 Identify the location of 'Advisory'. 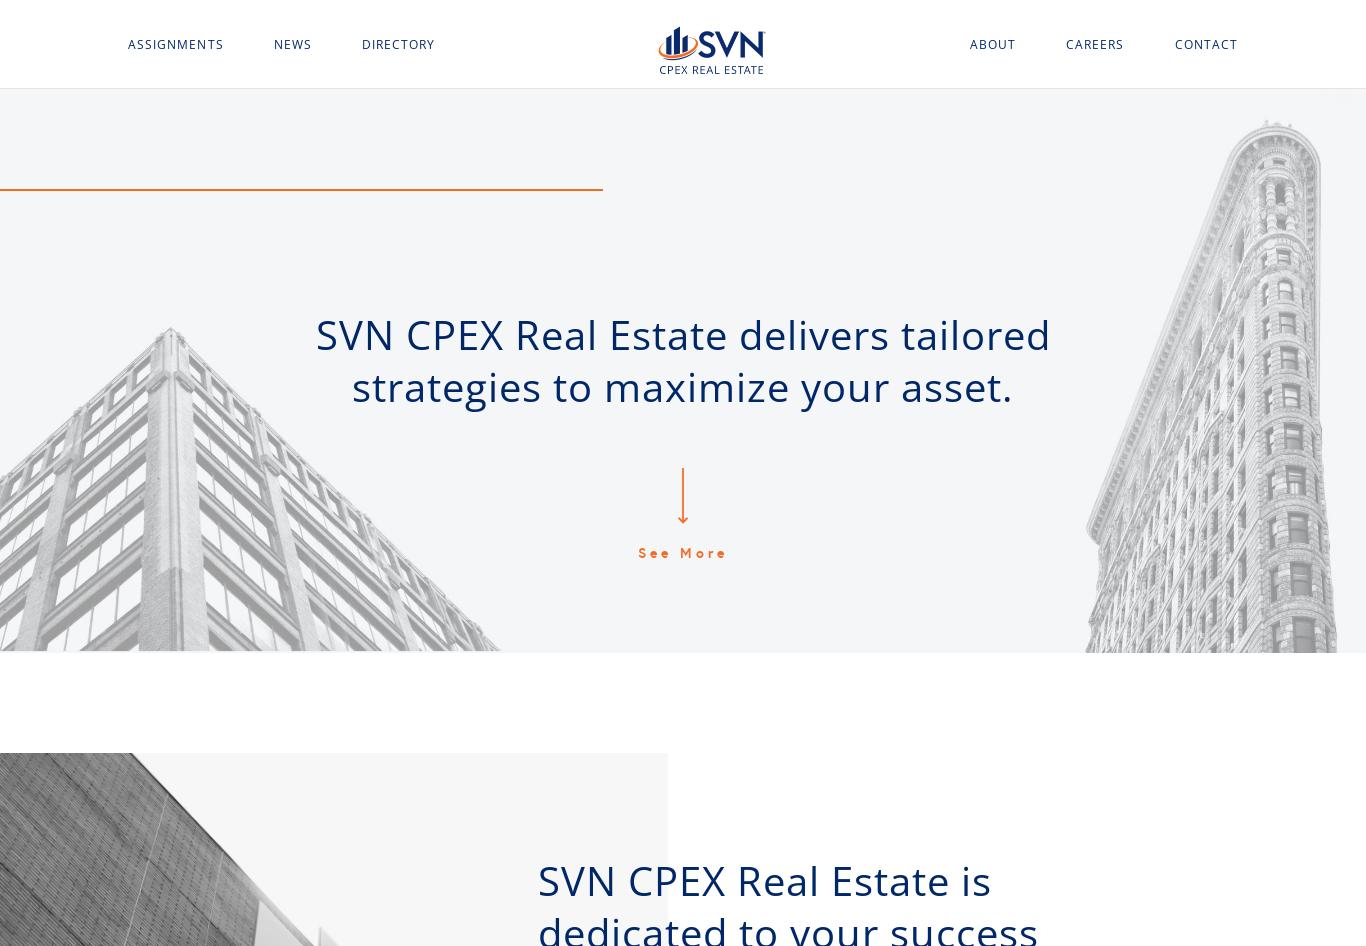
(160, 229).